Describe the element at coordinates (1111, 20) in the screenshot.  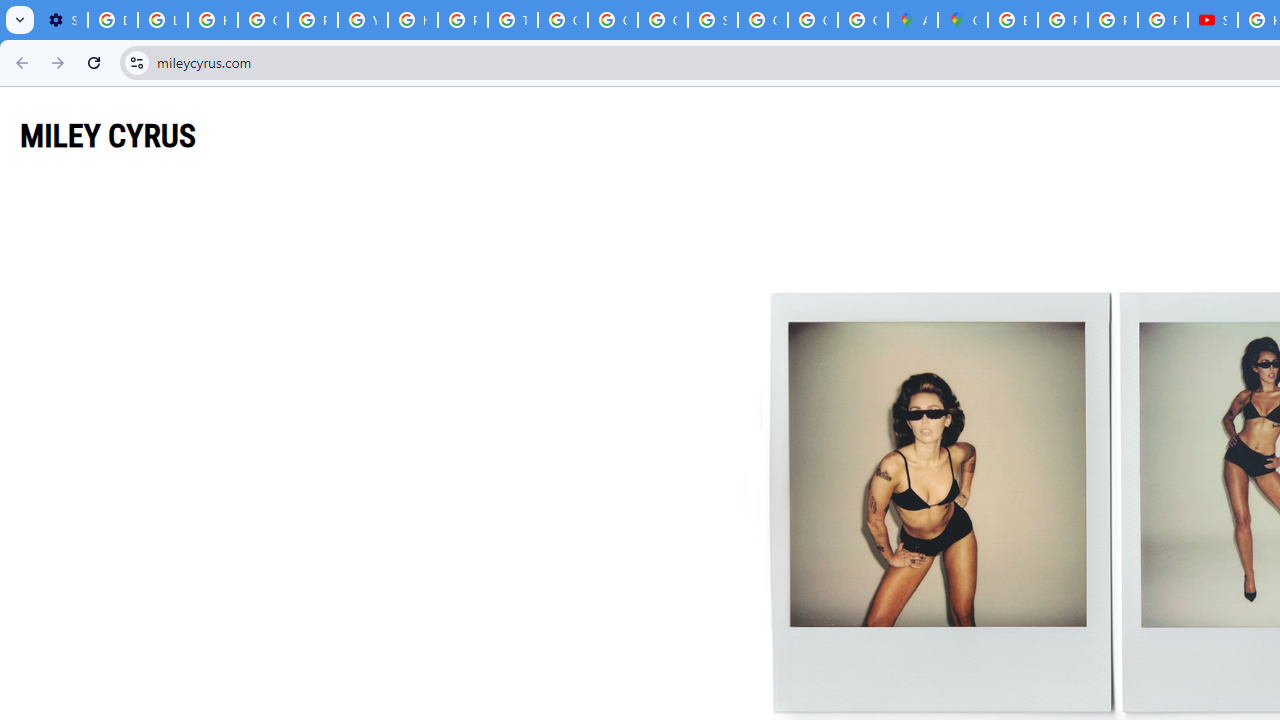
I see `'Privacy Help Center - Policies Help'` at that location.